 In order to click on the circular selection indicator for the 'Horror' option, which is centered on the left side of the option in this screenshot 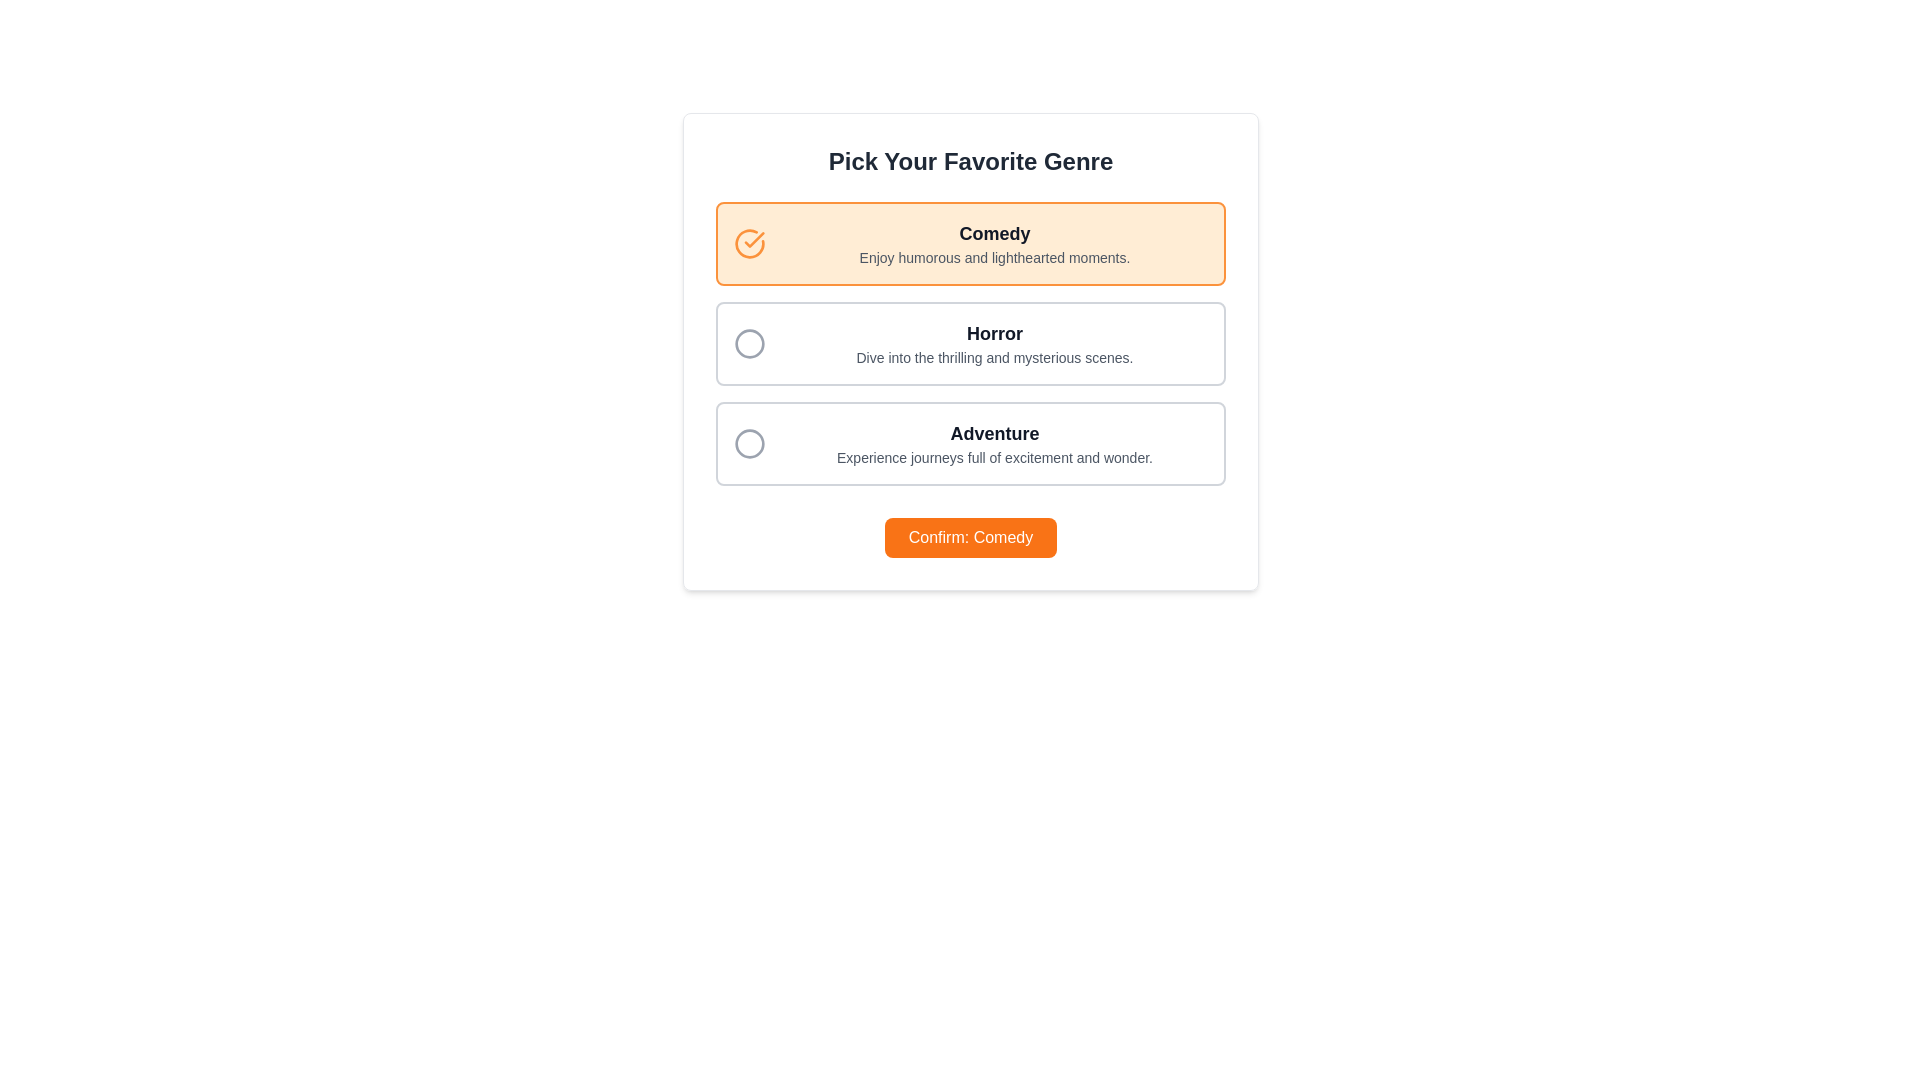, I will do `click(748, 342)`.